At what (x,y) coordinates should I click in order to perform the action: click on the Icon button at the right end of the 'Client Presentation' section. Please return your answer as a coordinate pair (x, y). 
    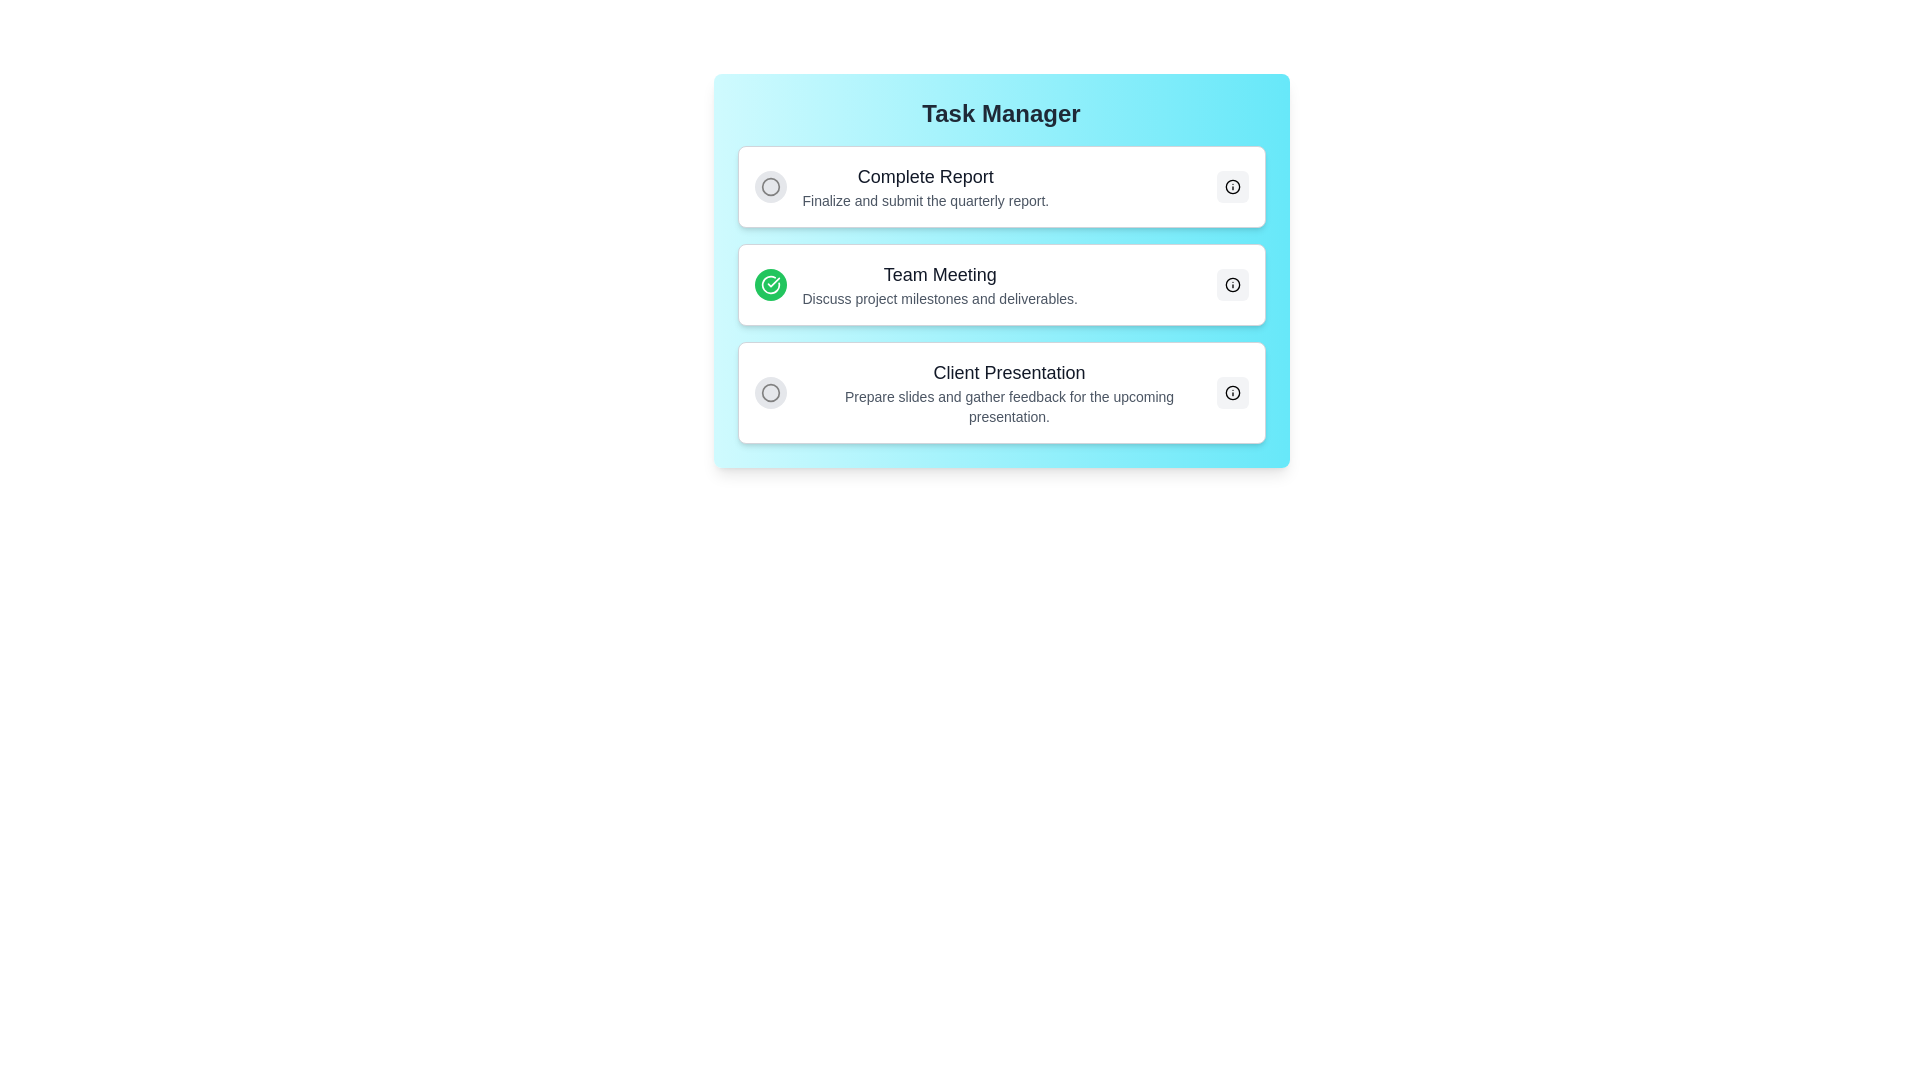
    Looking at the image, I should click on (1231, 393).